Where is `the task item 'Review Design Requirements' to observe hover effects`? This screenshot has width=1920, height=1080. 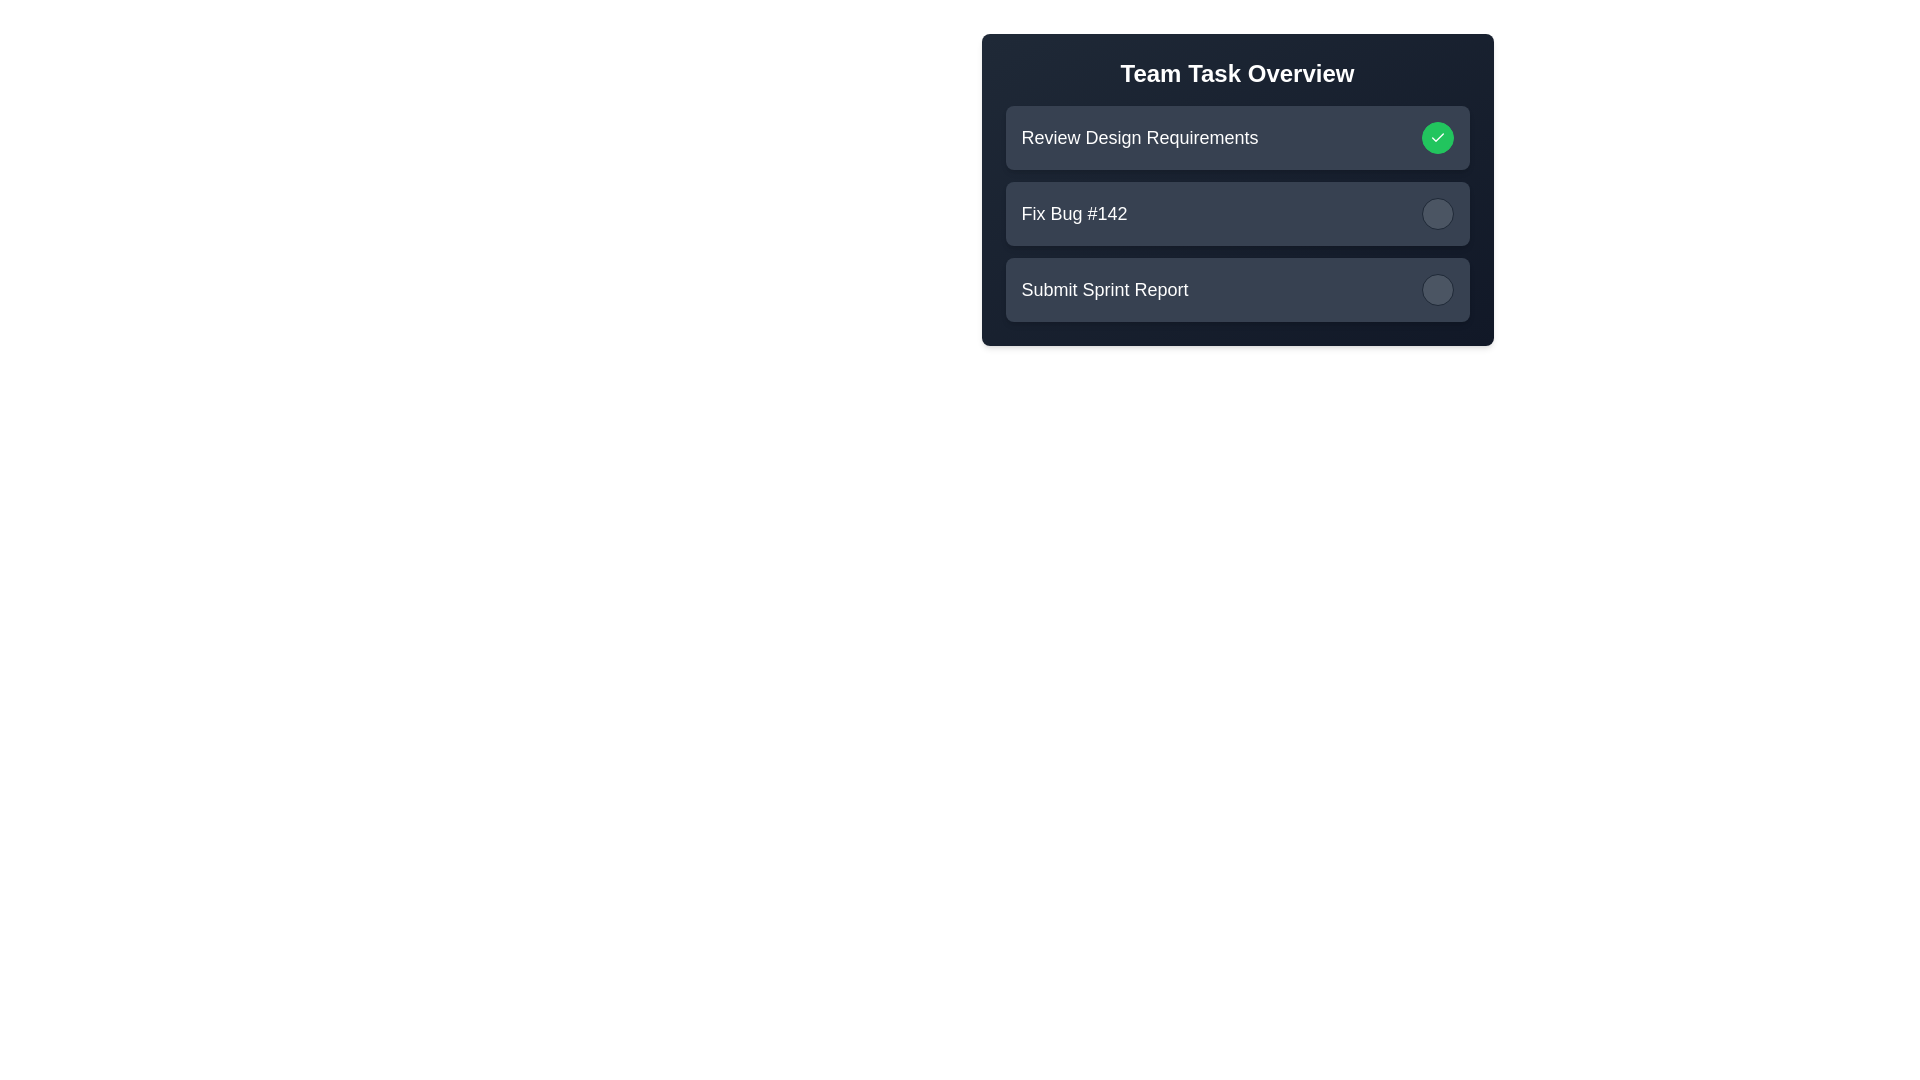
the task item 'Review Design Requirements' to observe hover effects is located at coordinates (1236, 137).